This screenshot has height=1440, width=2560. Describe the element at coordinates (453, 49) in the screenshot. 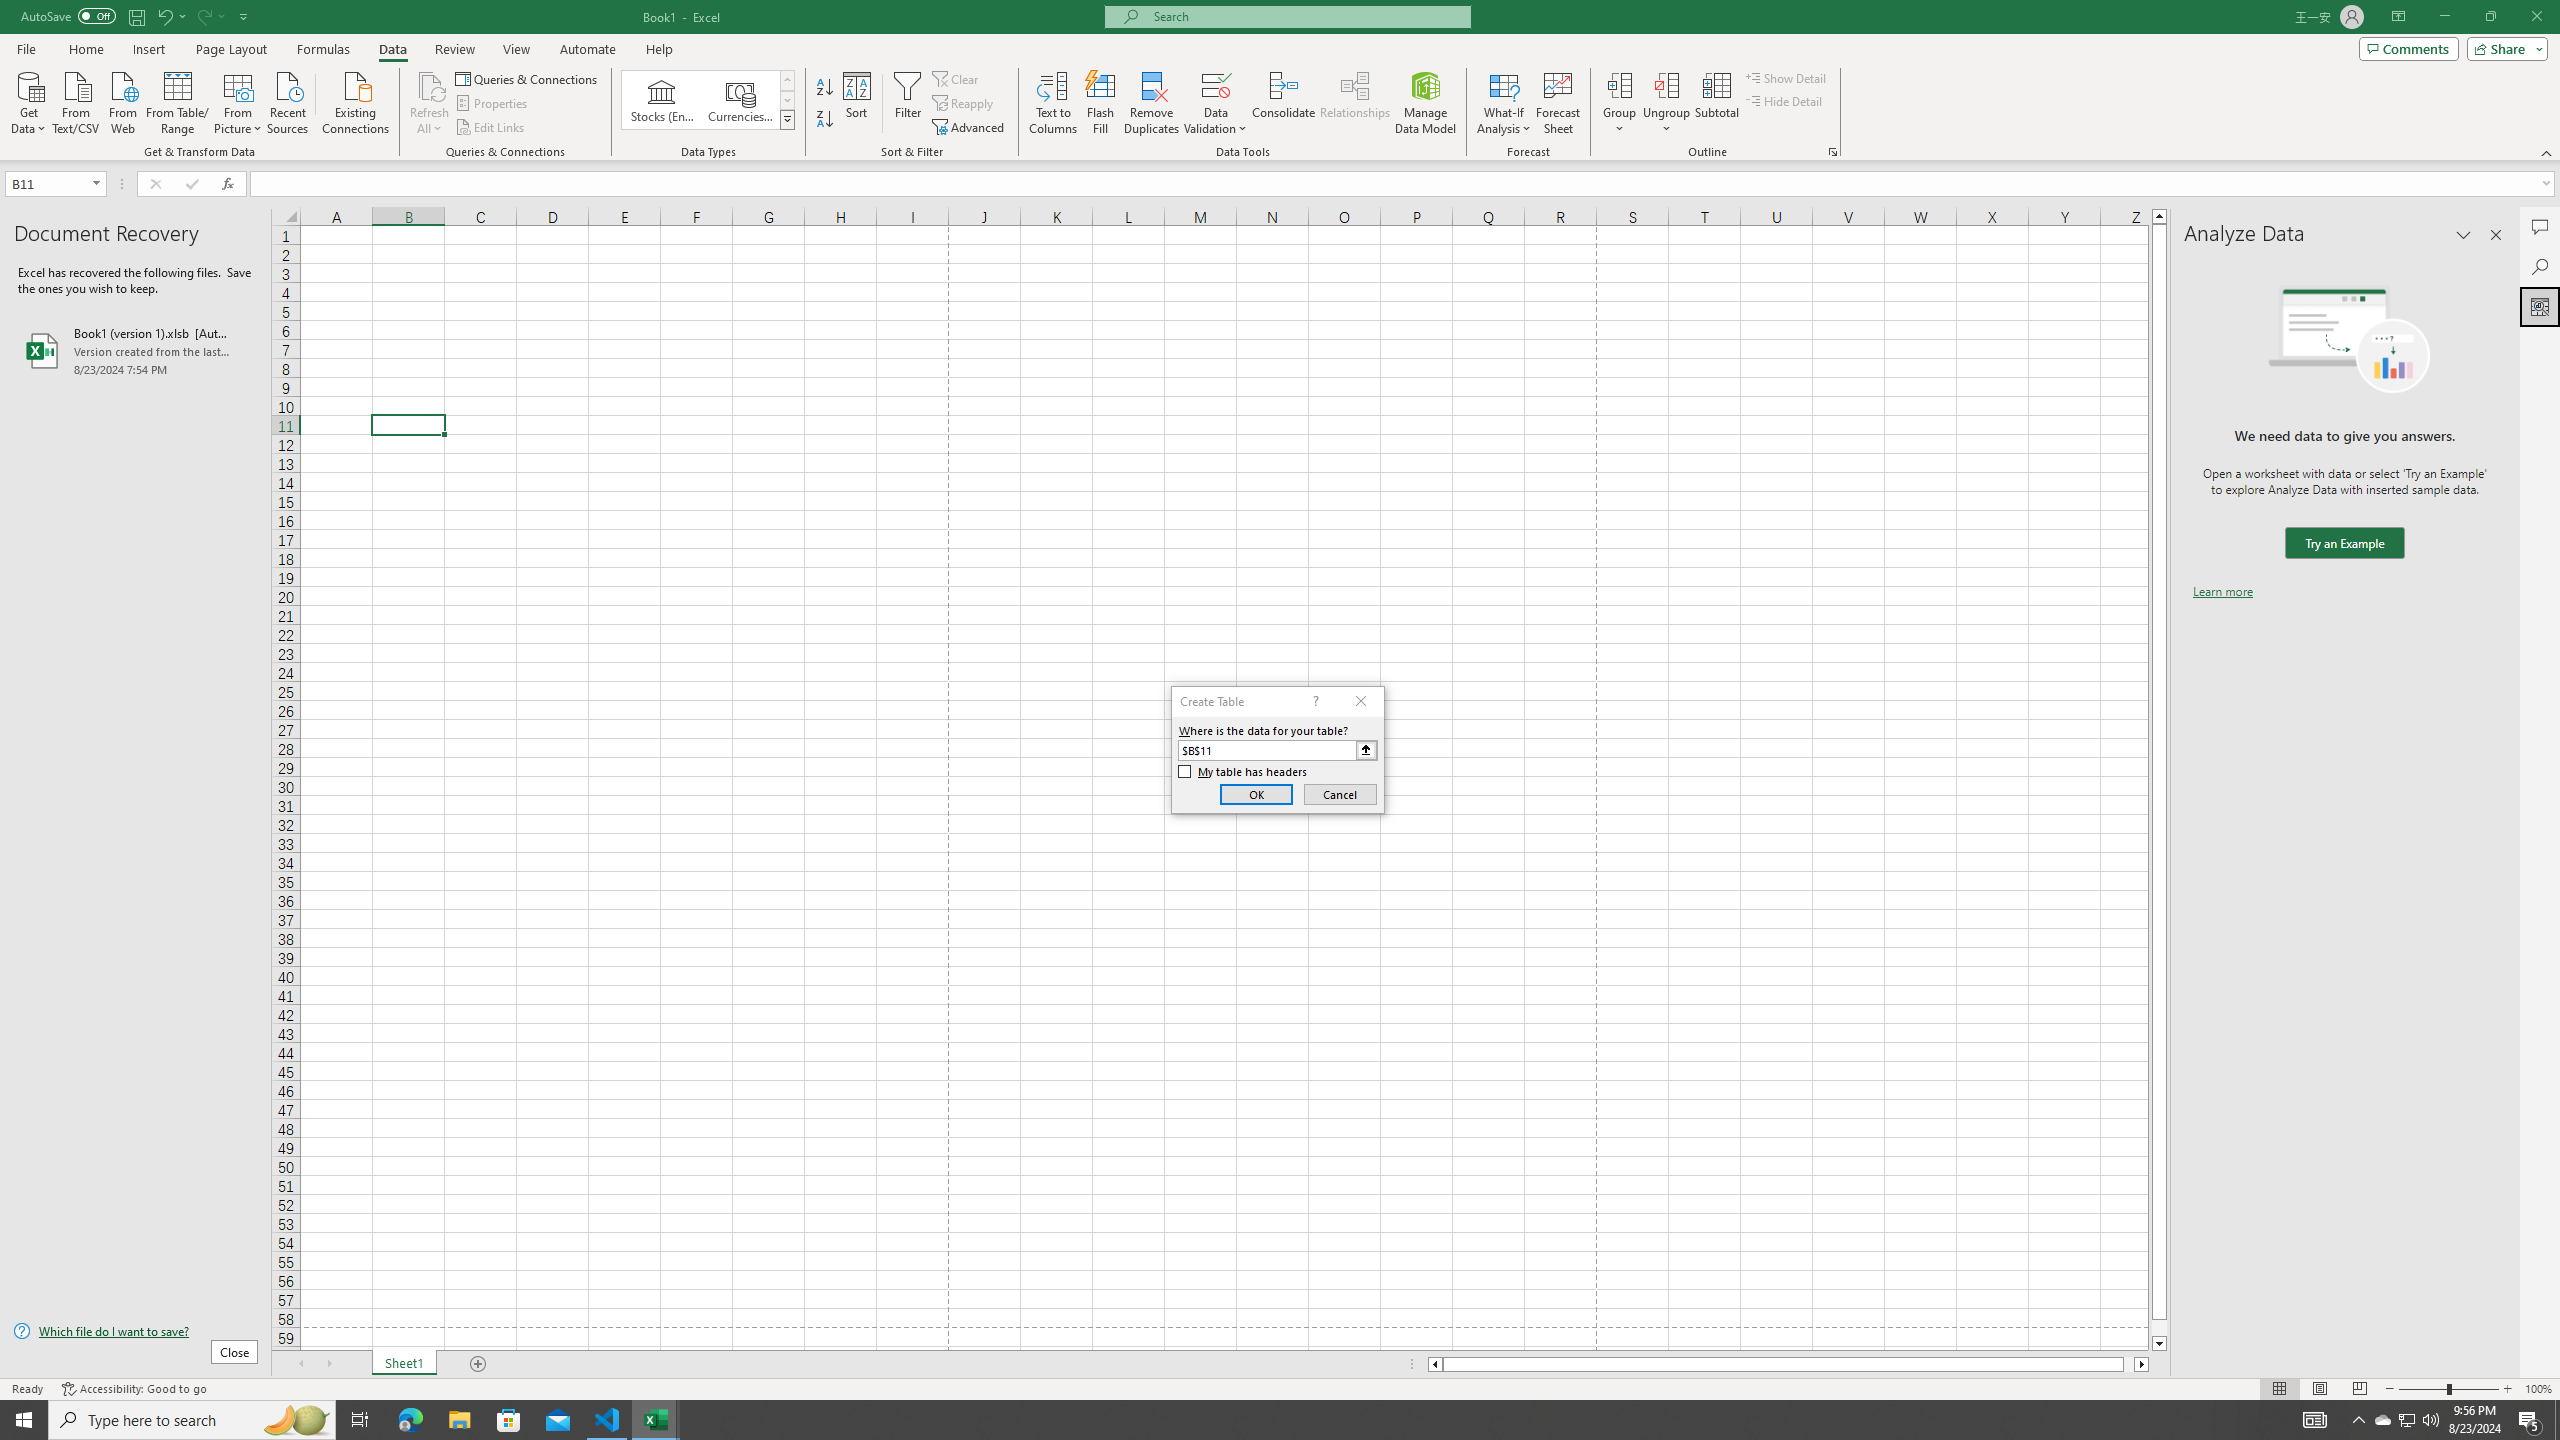

I see `'Review'` at that location.